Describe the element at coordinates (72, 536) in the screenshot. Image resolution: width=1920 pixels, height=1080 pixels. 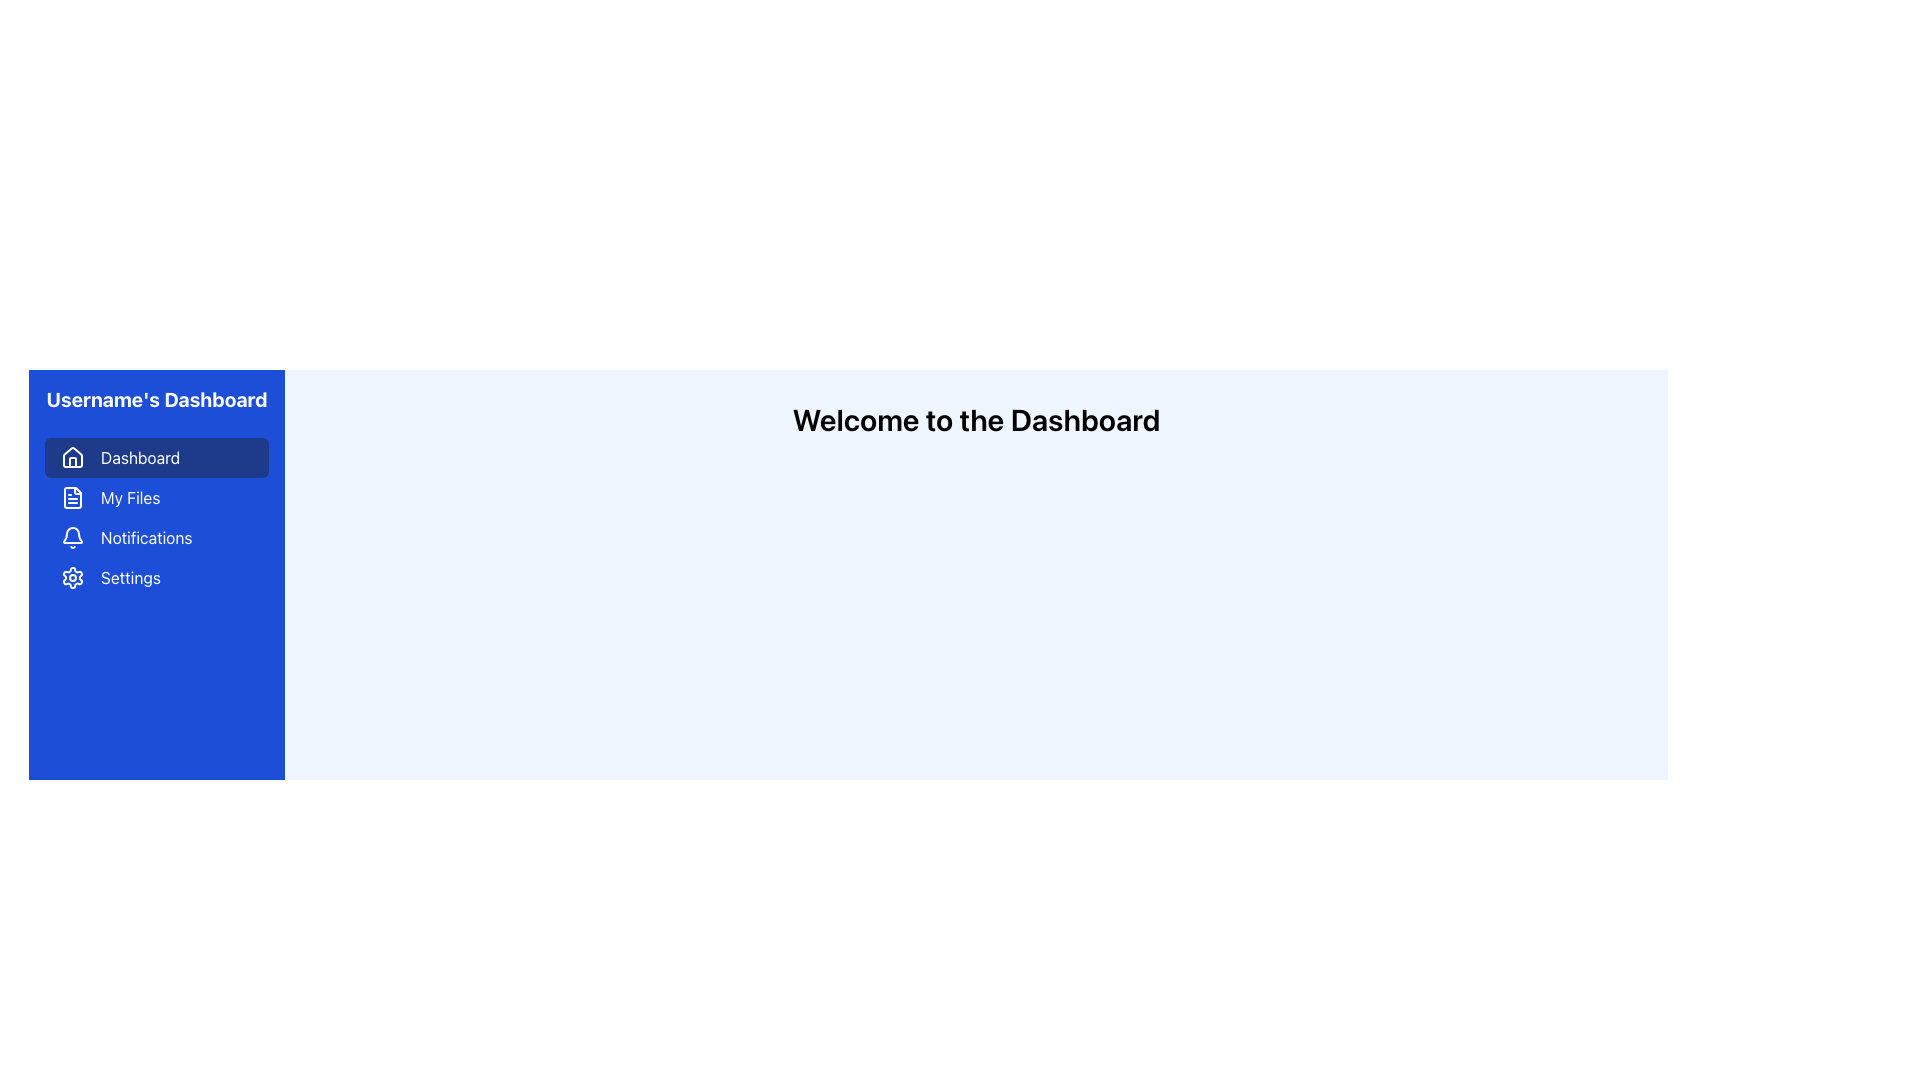
I see `the notification icon located to the left of the 'Notifications' text in the navigation menu` at that location.